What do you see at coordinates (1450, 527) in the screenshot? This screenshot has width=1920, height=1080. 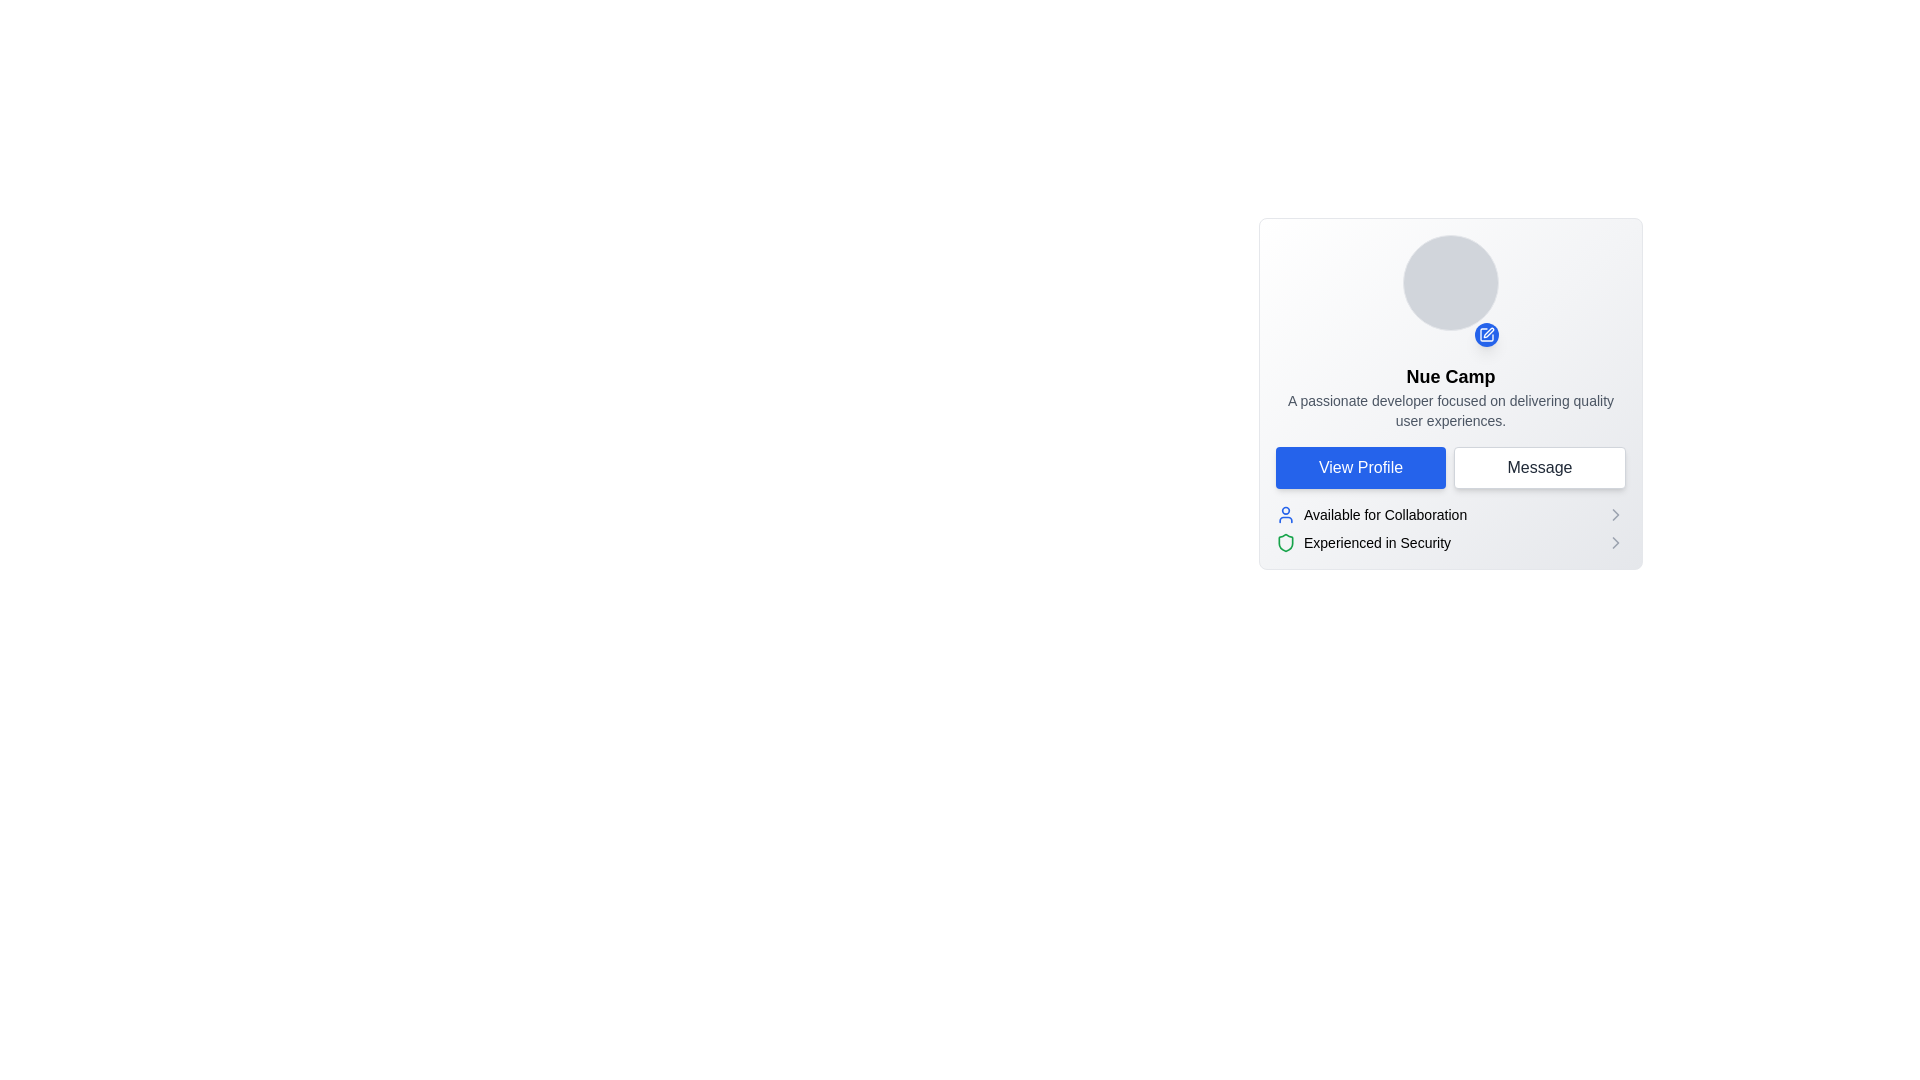 I see `information from the Information card displaying 'Available for Collaboration Experienced in Security', which includes a blue user icon and a green shield icon` at bounding box center [1450, 527].